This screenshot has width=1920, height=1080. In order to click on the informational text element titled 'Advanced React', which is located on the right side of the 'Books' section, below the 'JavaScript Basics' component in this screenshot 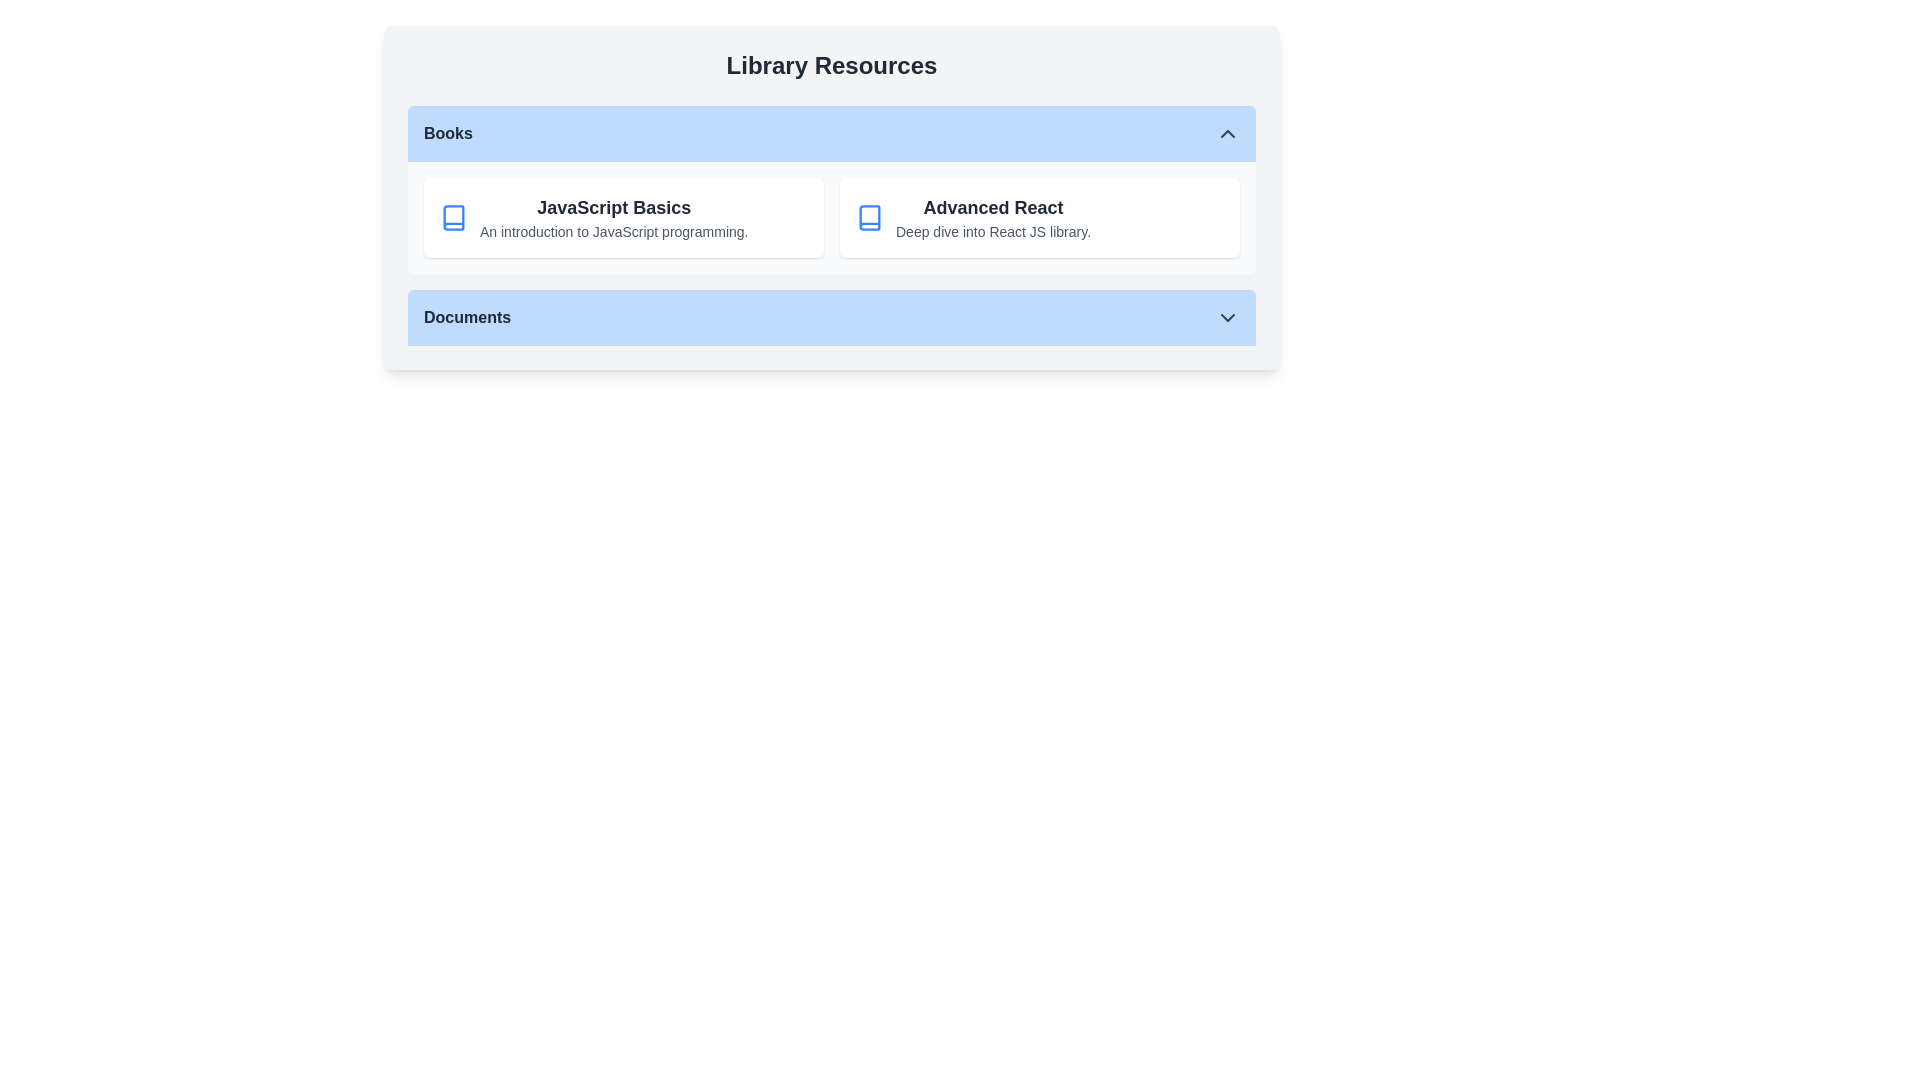, I will do `click(993, 218)`.